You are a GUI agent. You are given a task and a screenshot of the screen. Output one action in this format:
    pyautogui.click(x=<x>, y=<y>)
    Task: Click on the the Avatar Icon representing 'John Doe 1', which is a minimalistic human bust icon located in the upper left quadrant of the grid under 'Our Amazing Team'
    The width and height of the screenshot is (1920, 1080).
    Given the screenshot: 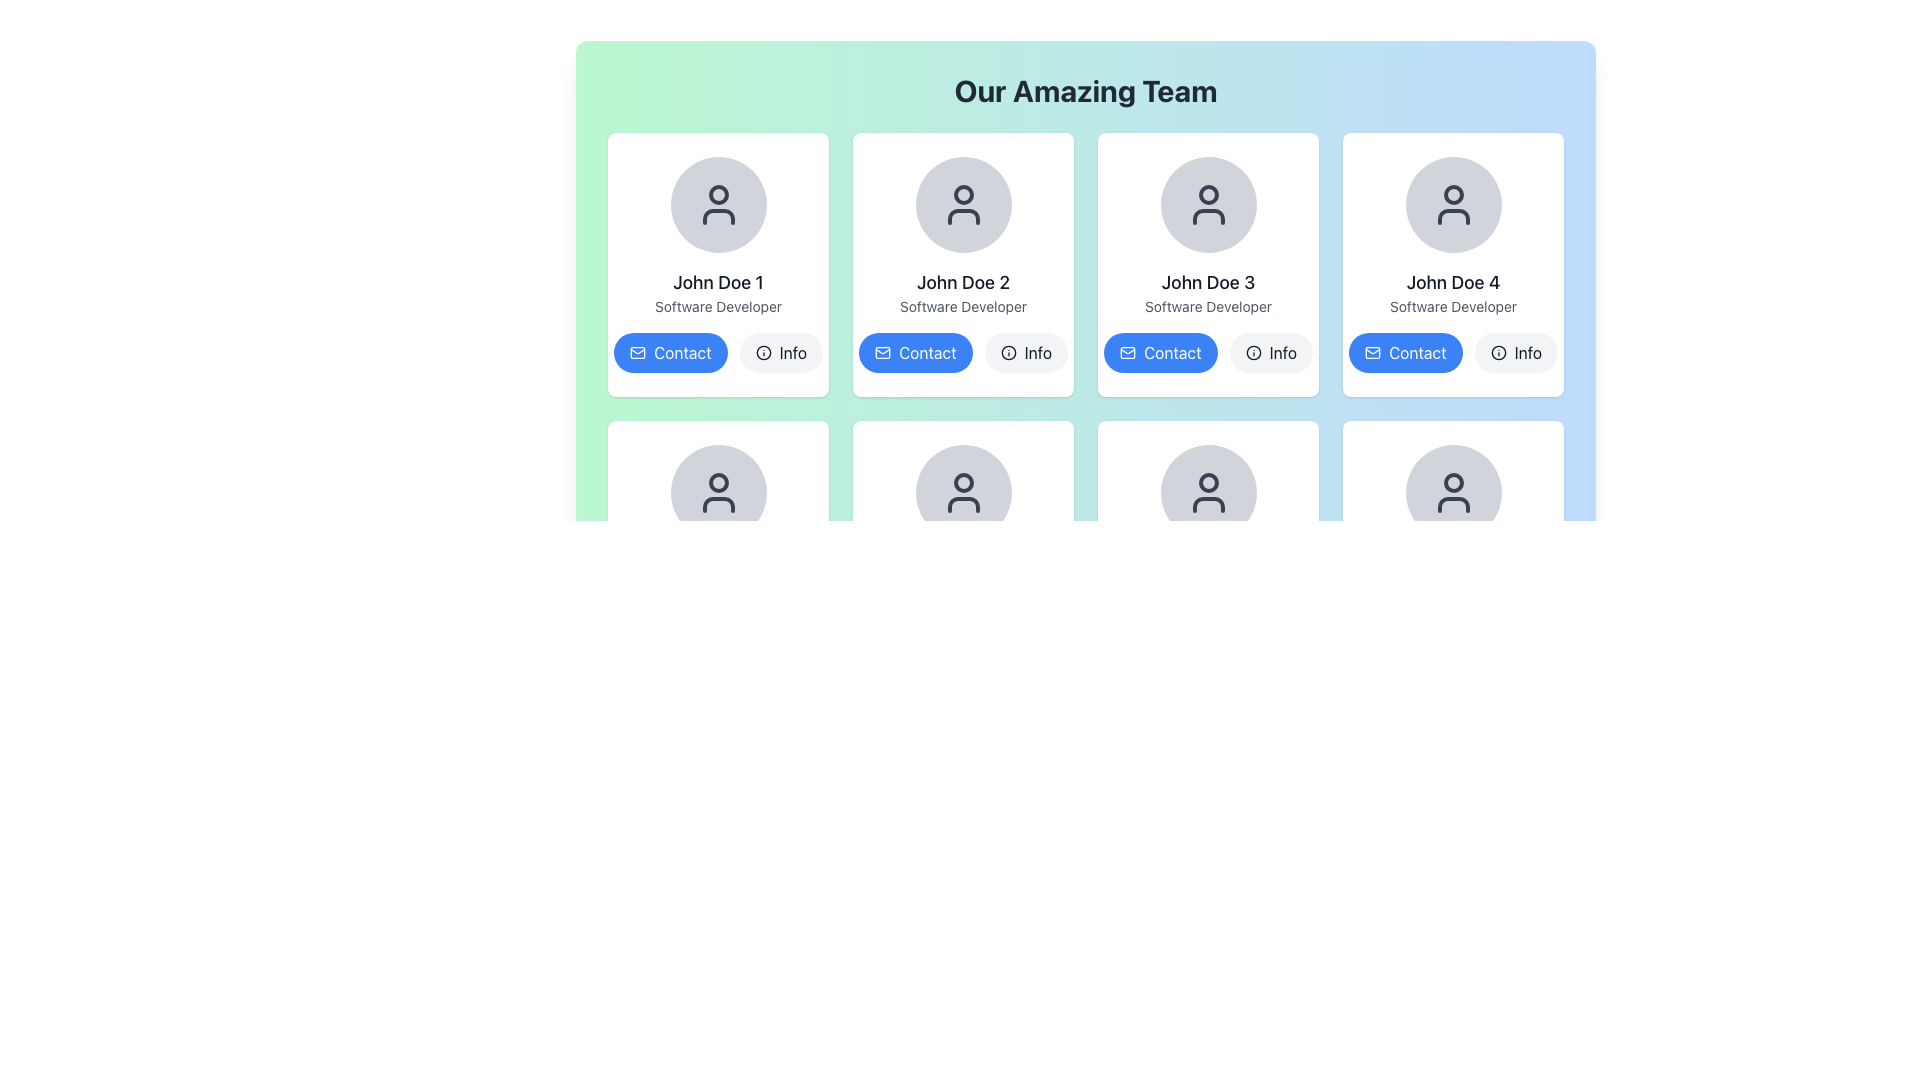 What is the action you would take?
    pyautogui.click(x=718, y=204)
    